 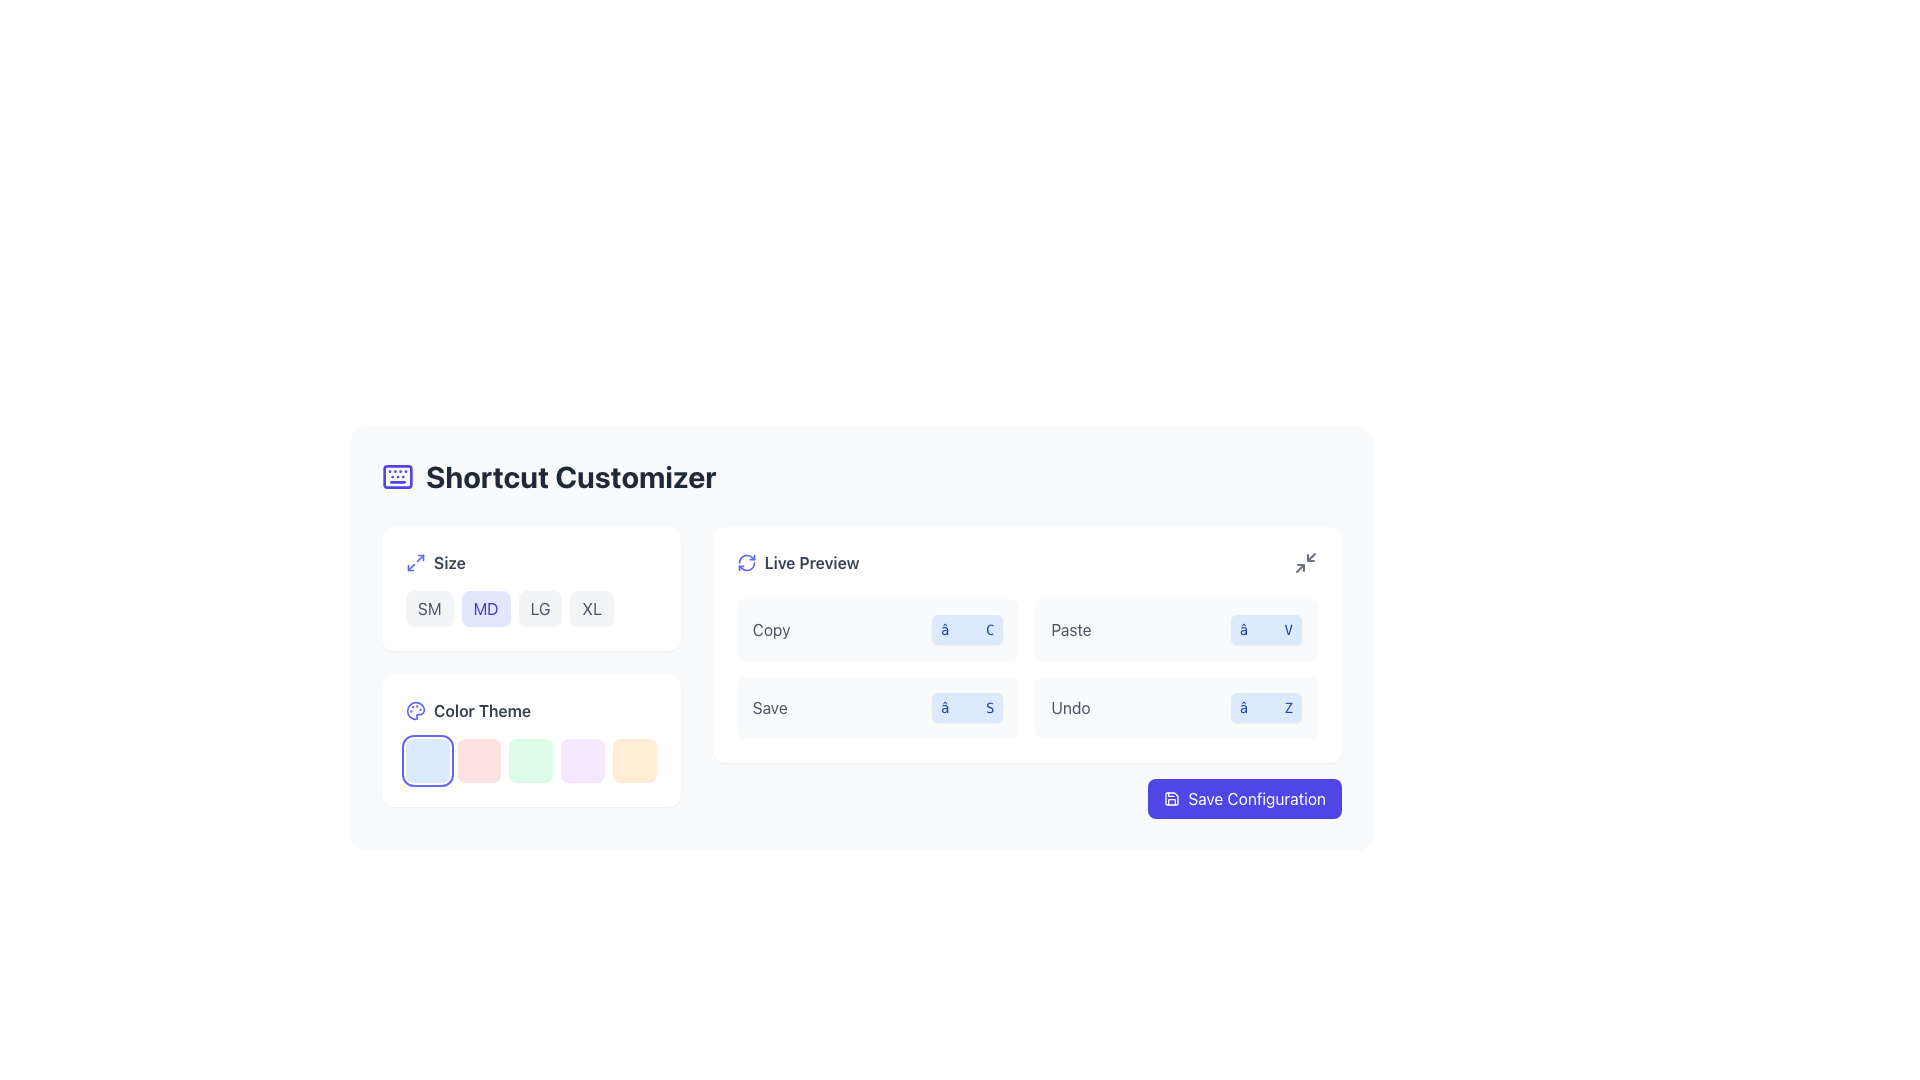 I want to click on the Instructional shortcut key display labeled 'Save ⌘ S' for potential rearrangement in the Live Preview section, so click(x=878, y=707).